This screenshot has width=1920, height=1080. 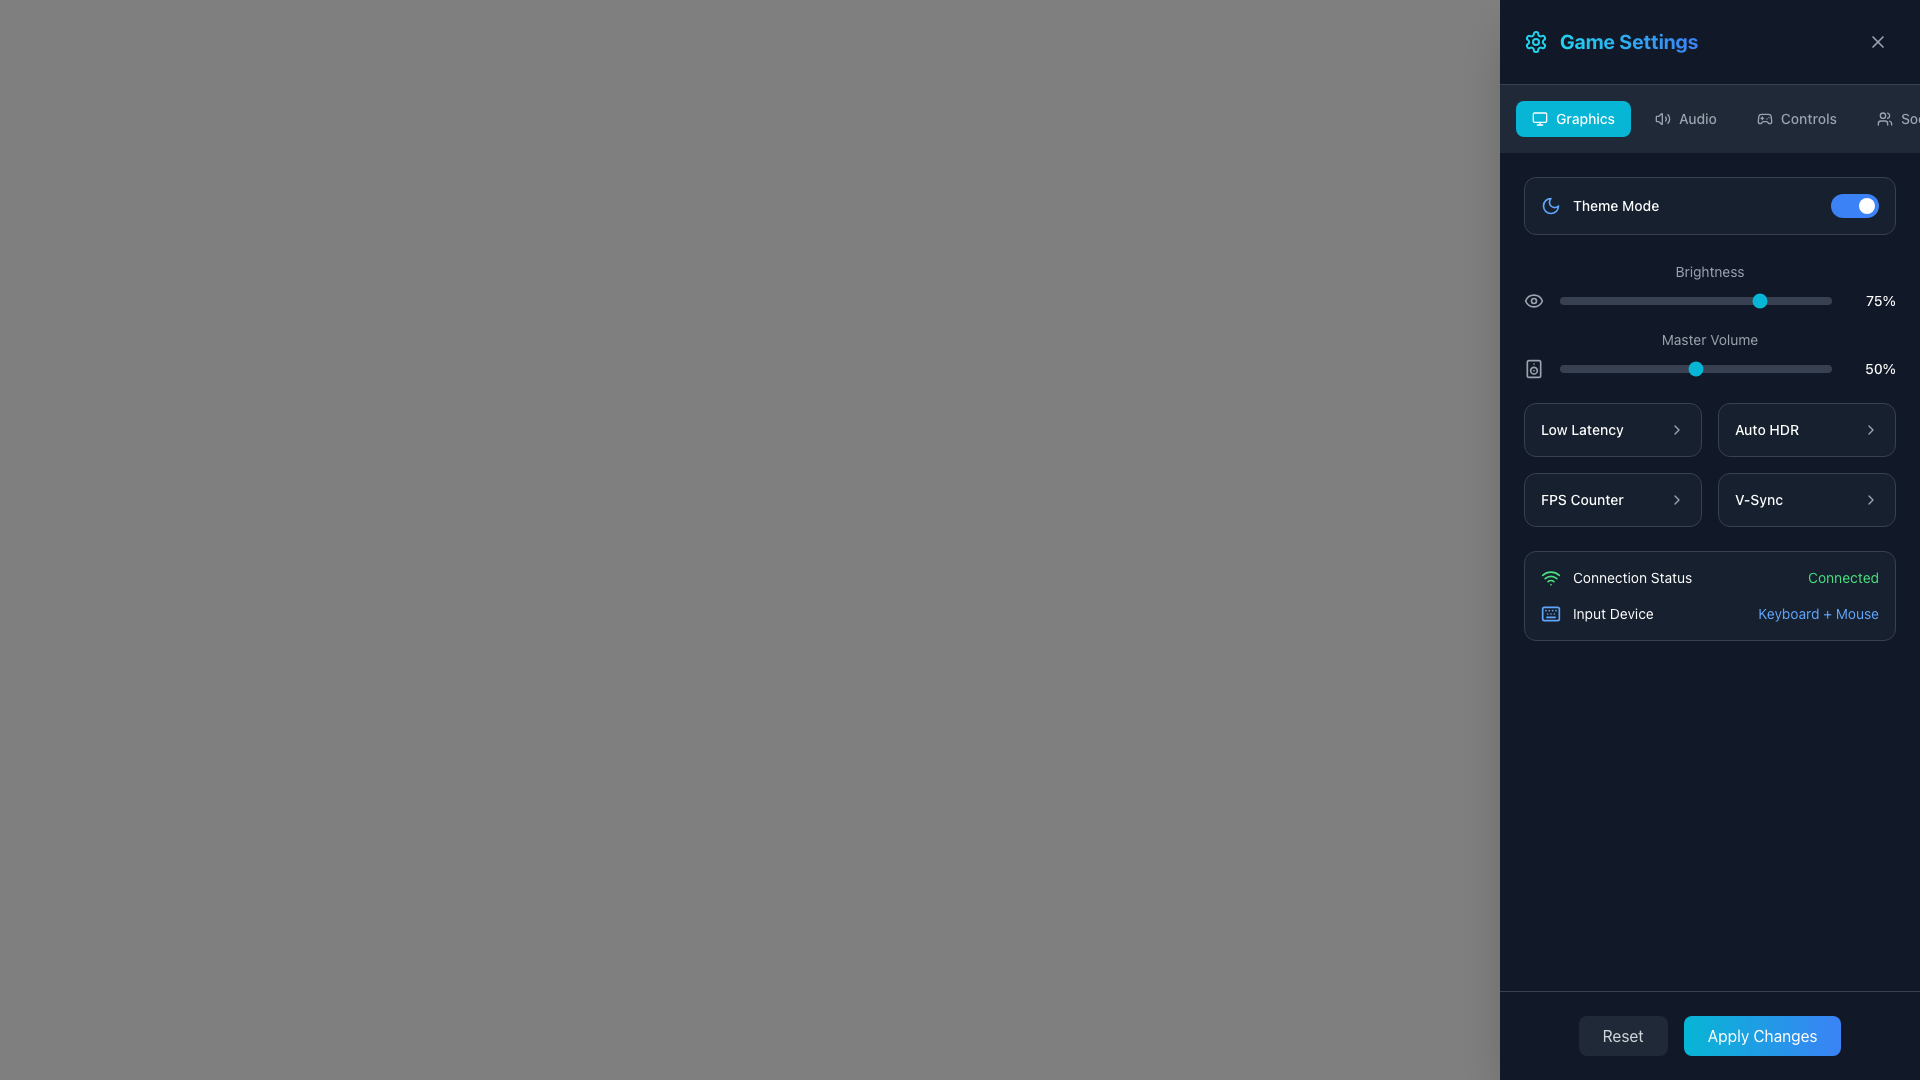 I want to click on the 'Input Device' text-label with the adjacent keyboard icon on the right-side settings panel, located below the 'Connection Status' heading, so click(x=1596, y=612).